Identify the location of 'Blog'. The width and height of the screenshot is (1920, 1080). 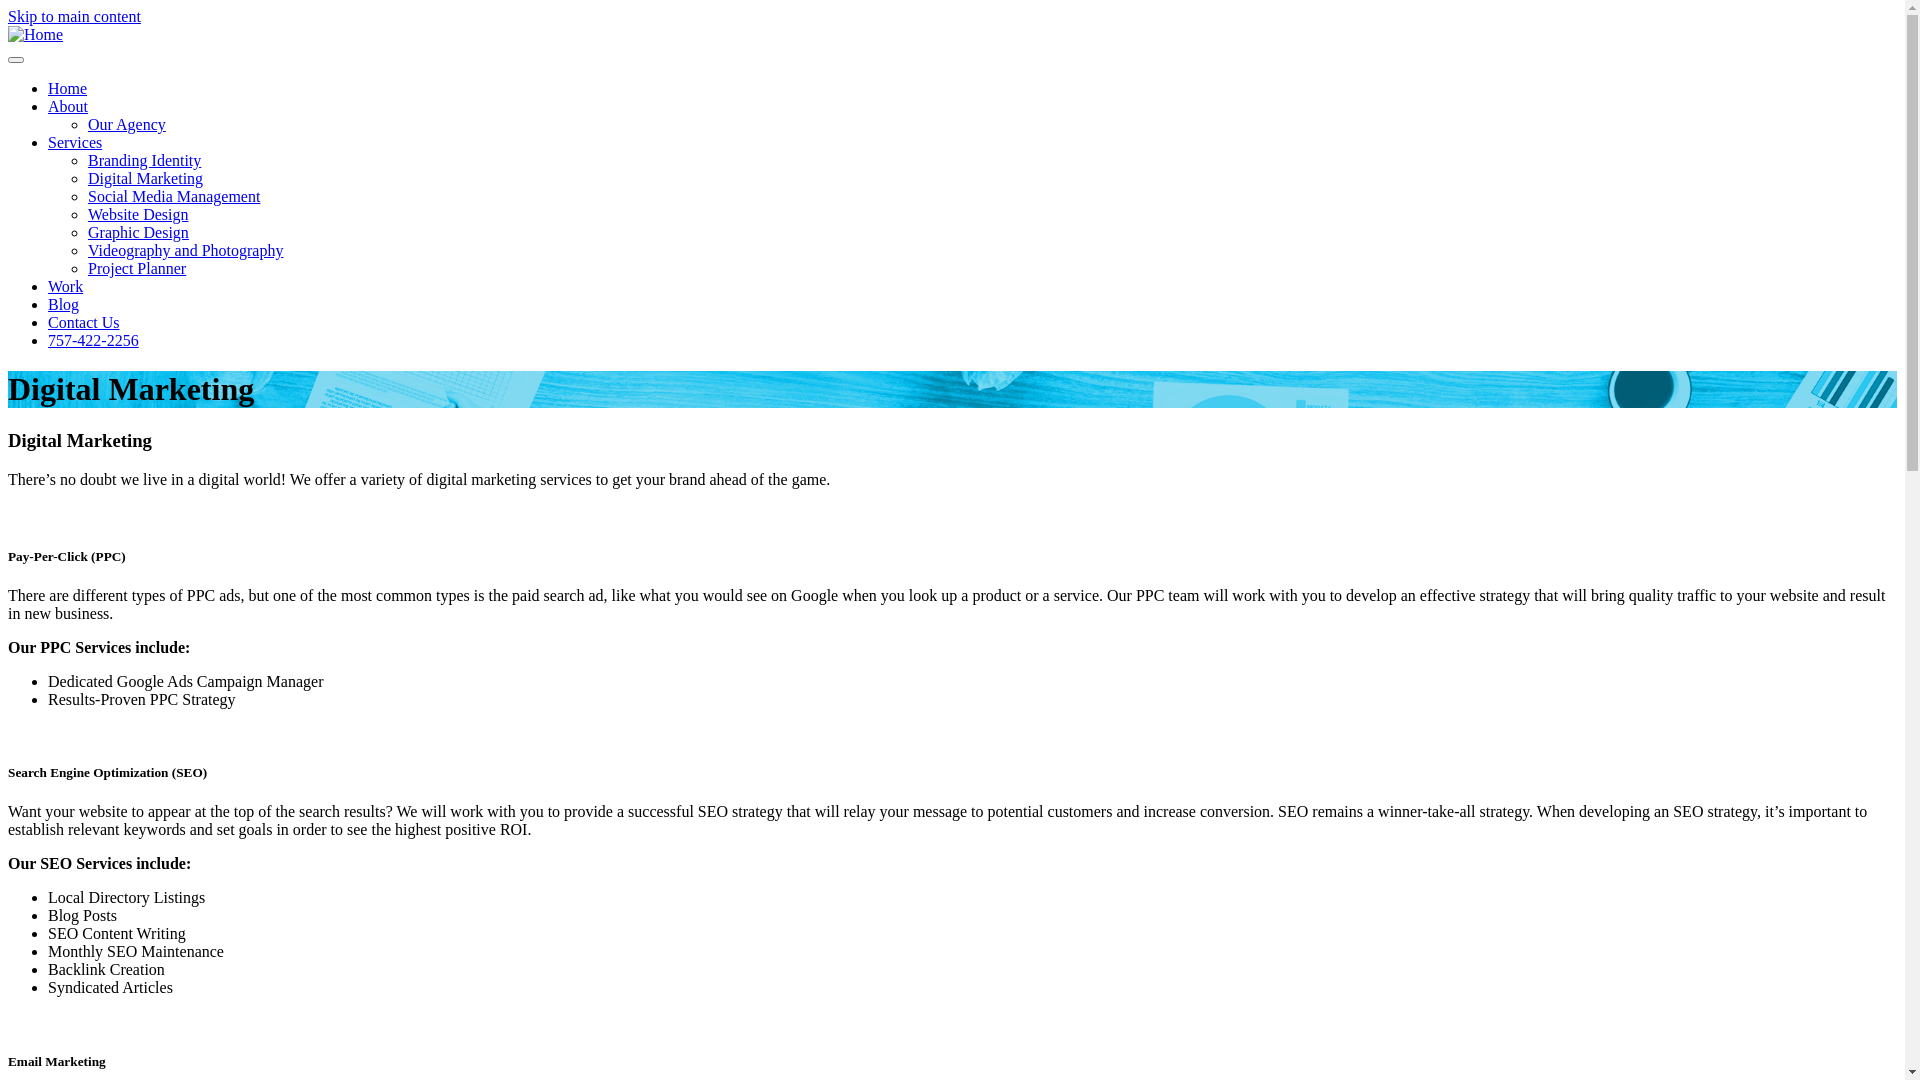
(63, 304).